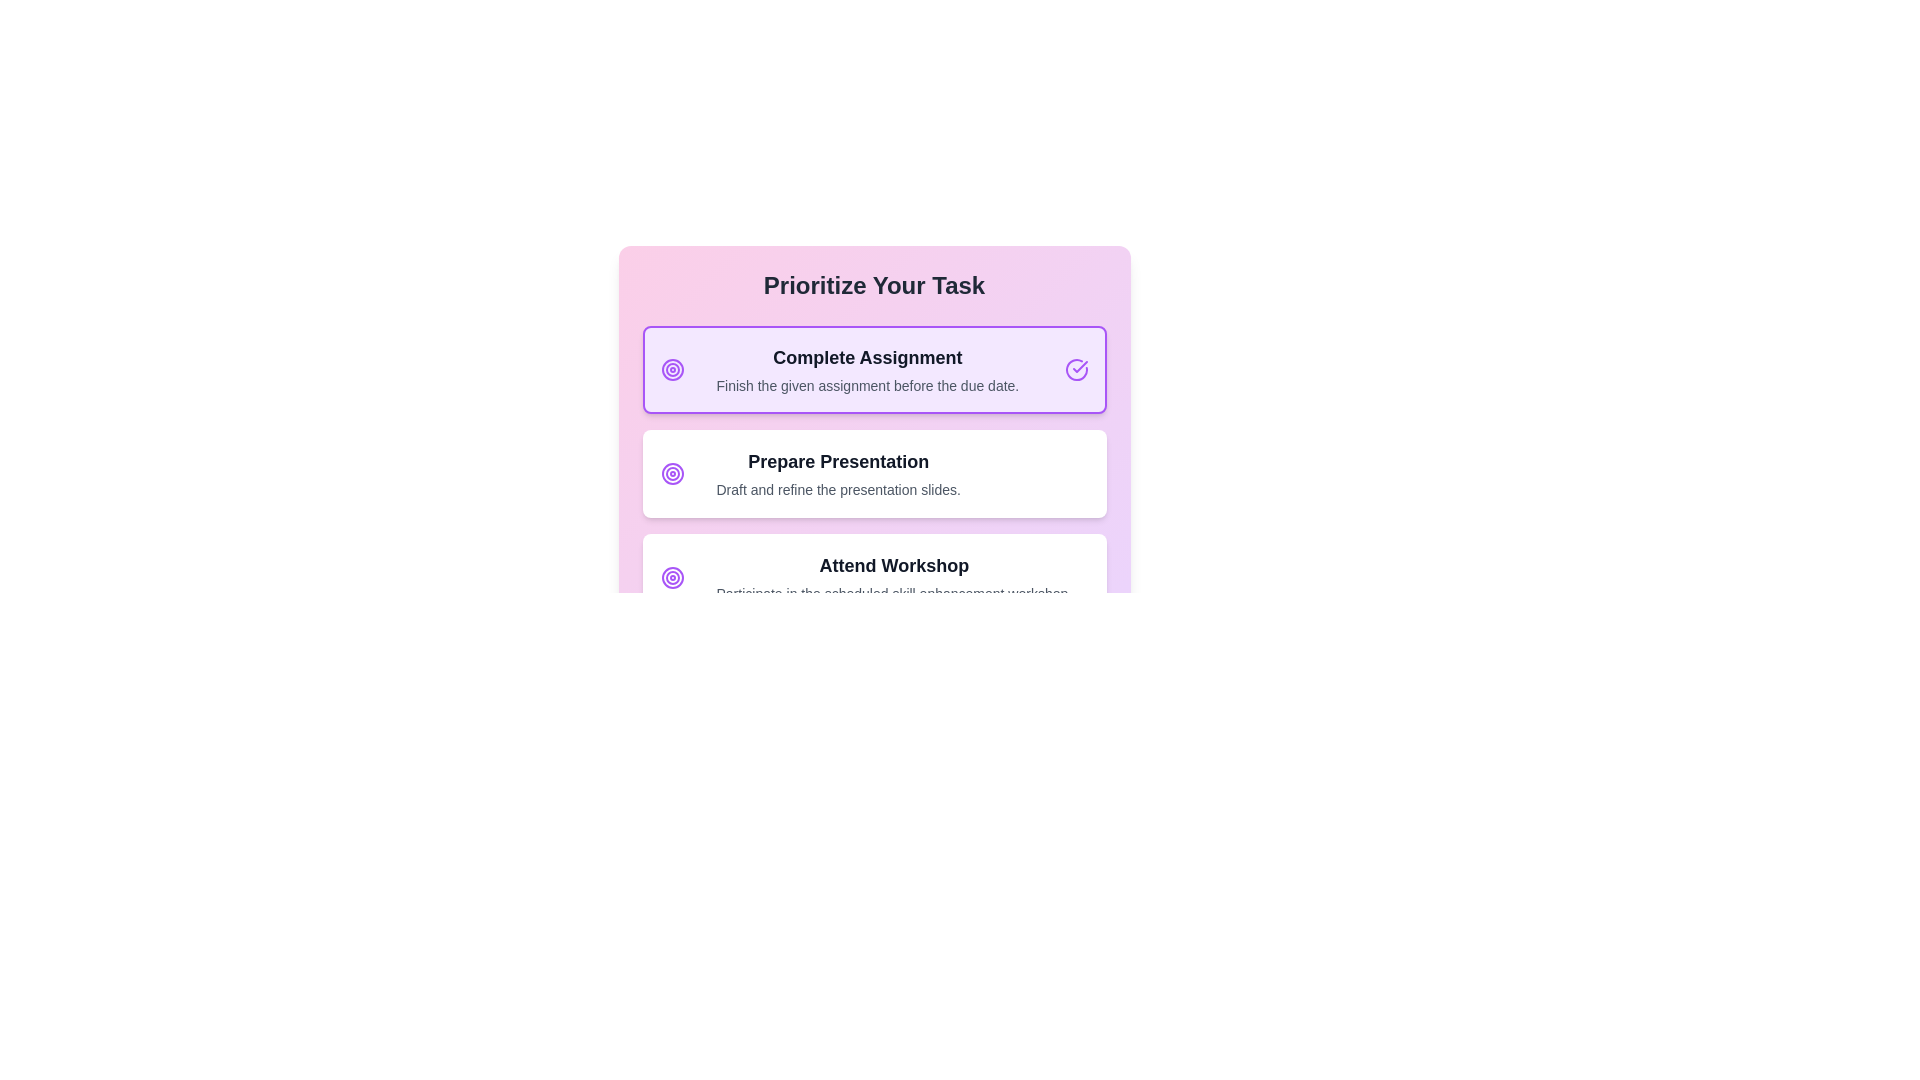 This screenshot has height=1080, width=1920. What do you see at coordinates (672, 474) in the screenshot?
I see `the target icon representing the task 'Prepare Presentation', which is positioned as the first item on the left side of the task list` at bounding box center [672, 474].